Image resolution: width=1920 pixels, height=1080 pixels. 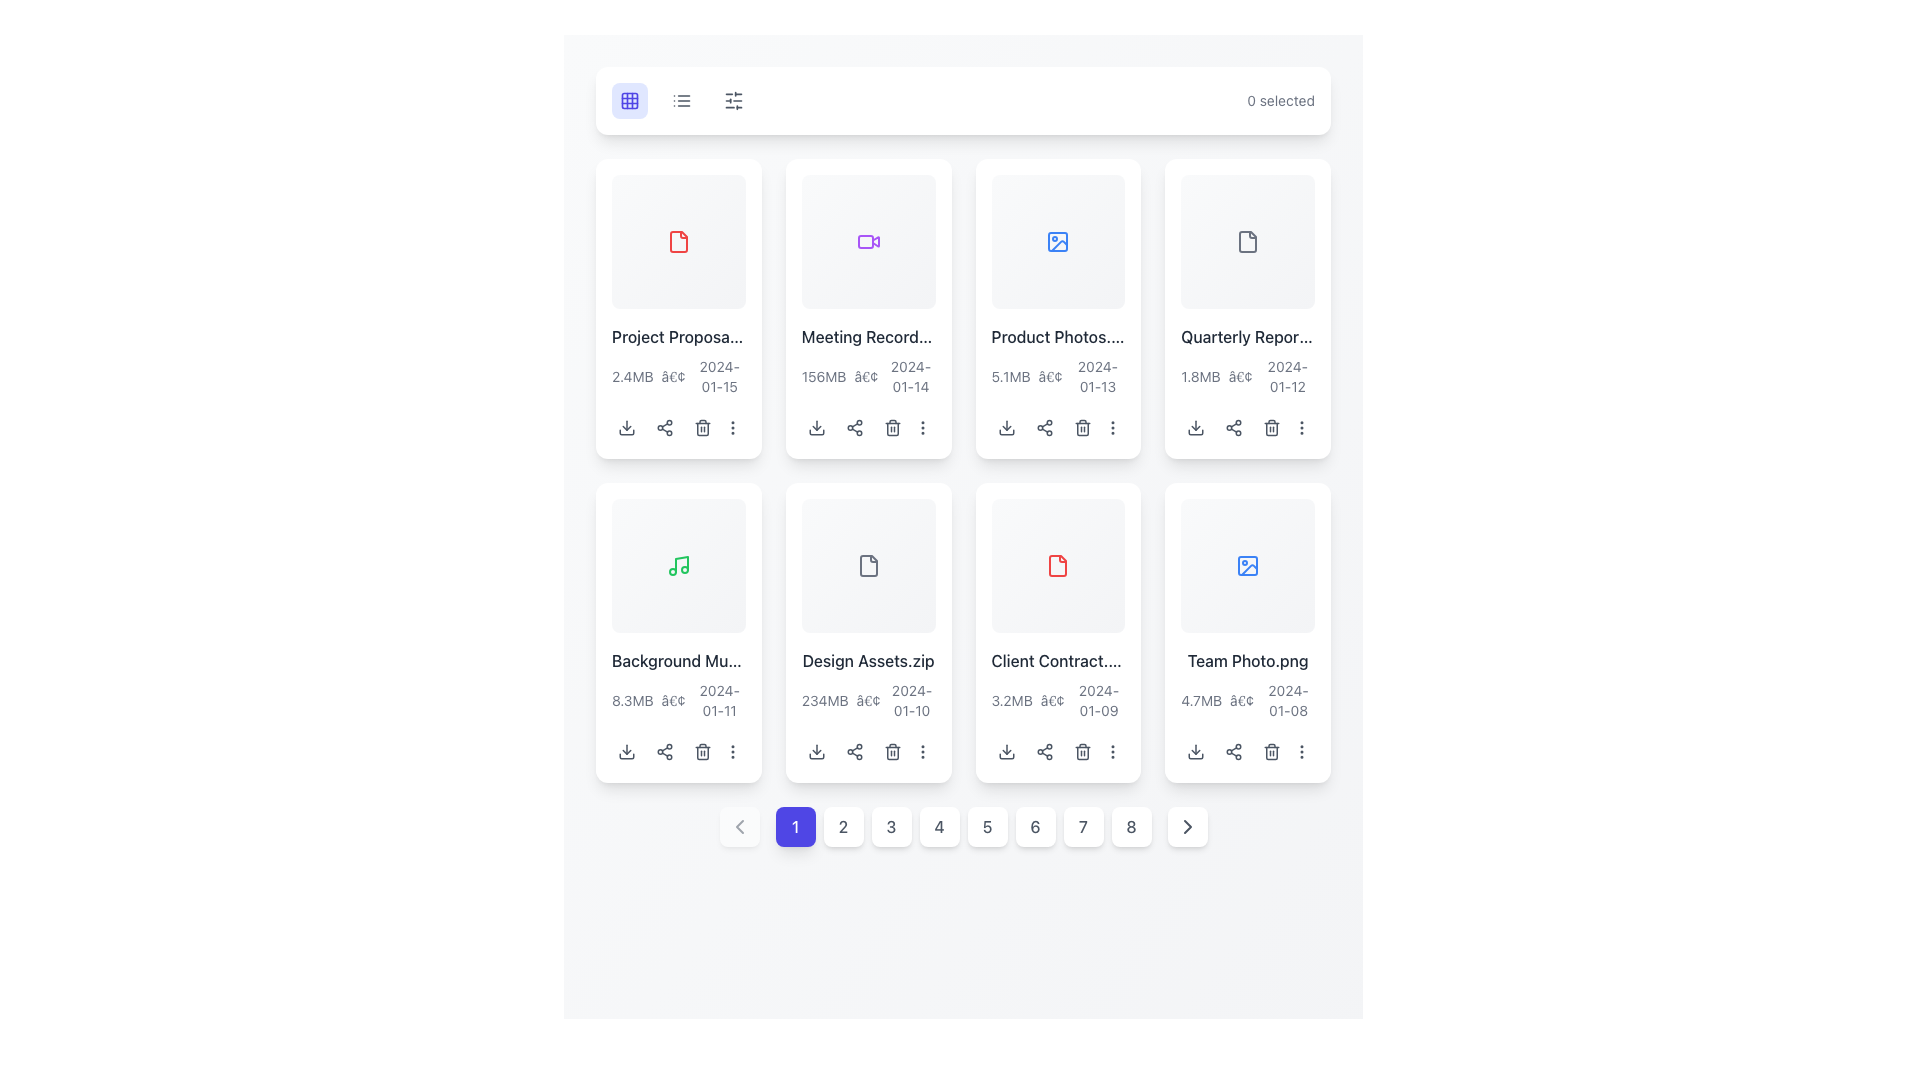 I want to click on the Bullet Separator element, which is a small circular bullet point symbol located between '1.8MB' and '2024-01-12' in the file grid layout of 'Quarterly Report.pdf', so click(x=1239, y=376).